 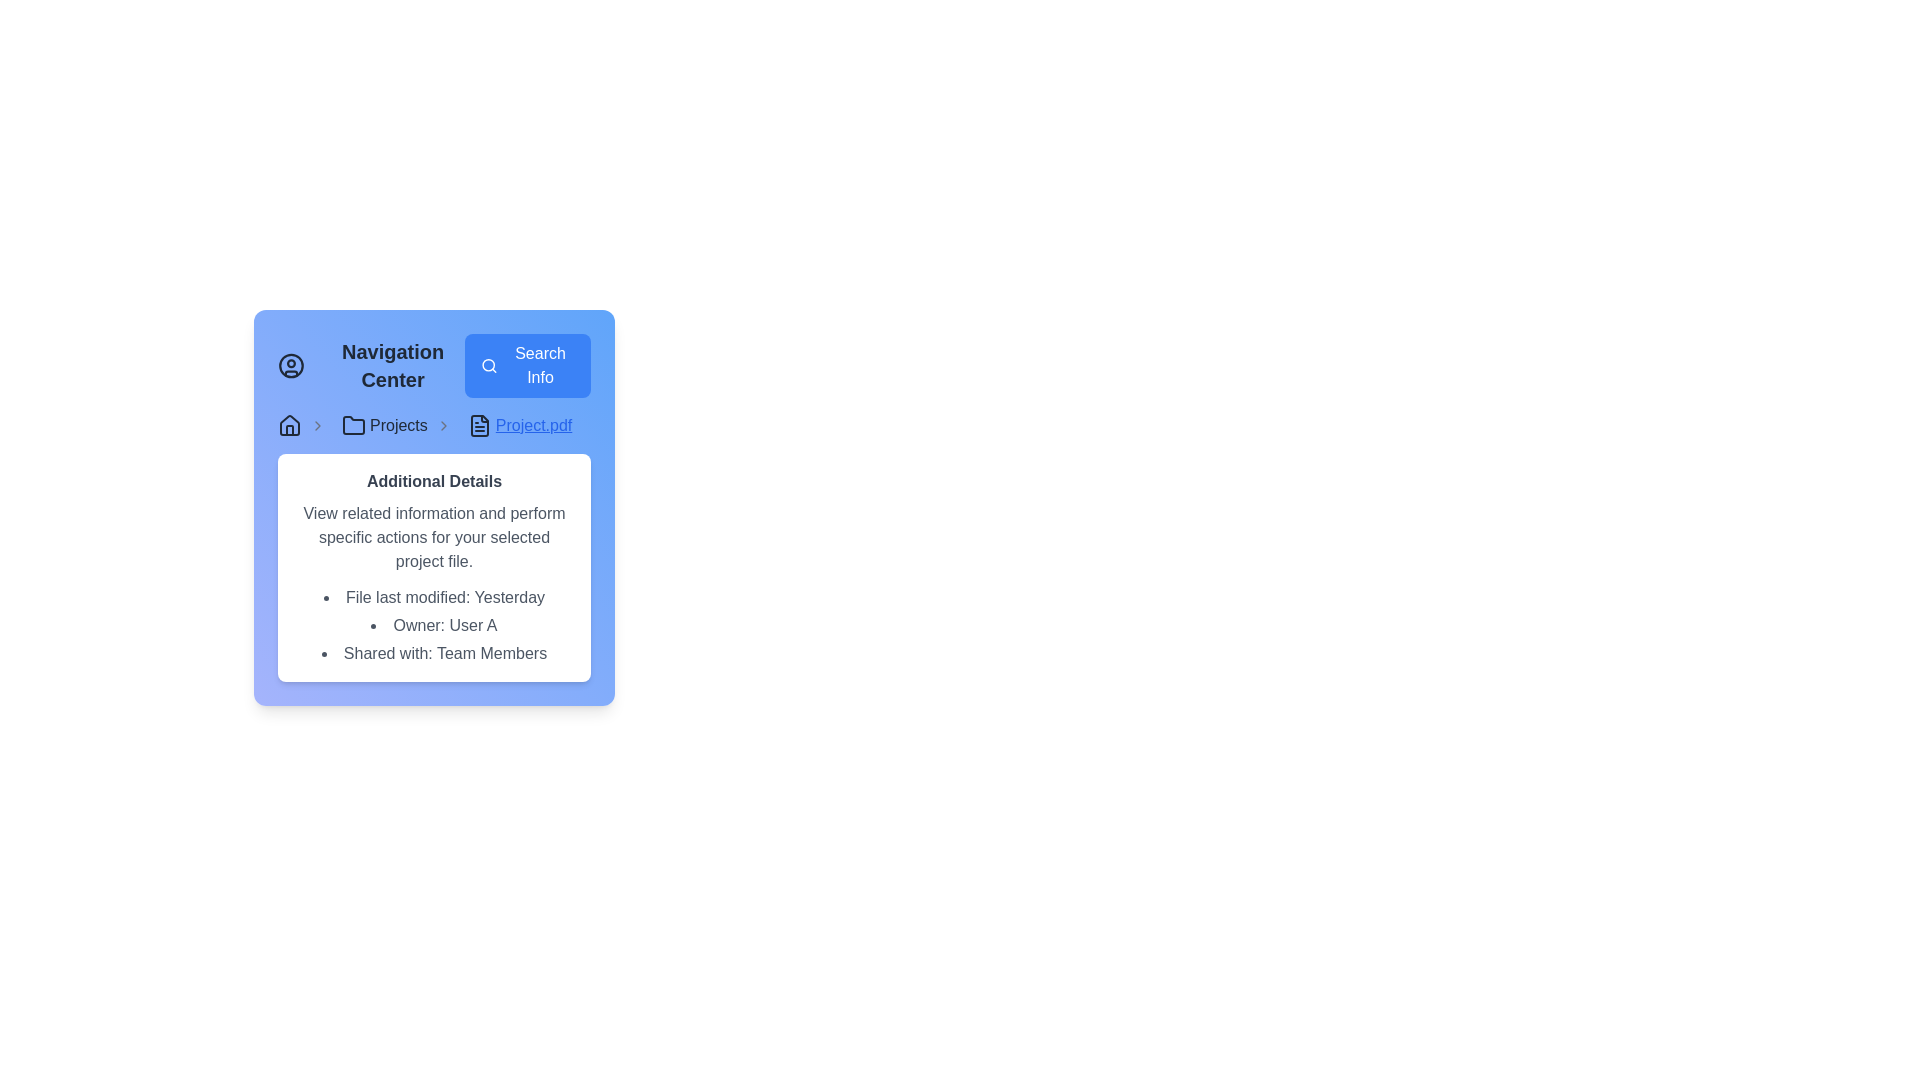 What do you see at coordinates (433, 424) in the screenshot?
I see `the breadcrumb link 'Projects' in the breadcrumb navigation component` at bounding box center [433, 424].